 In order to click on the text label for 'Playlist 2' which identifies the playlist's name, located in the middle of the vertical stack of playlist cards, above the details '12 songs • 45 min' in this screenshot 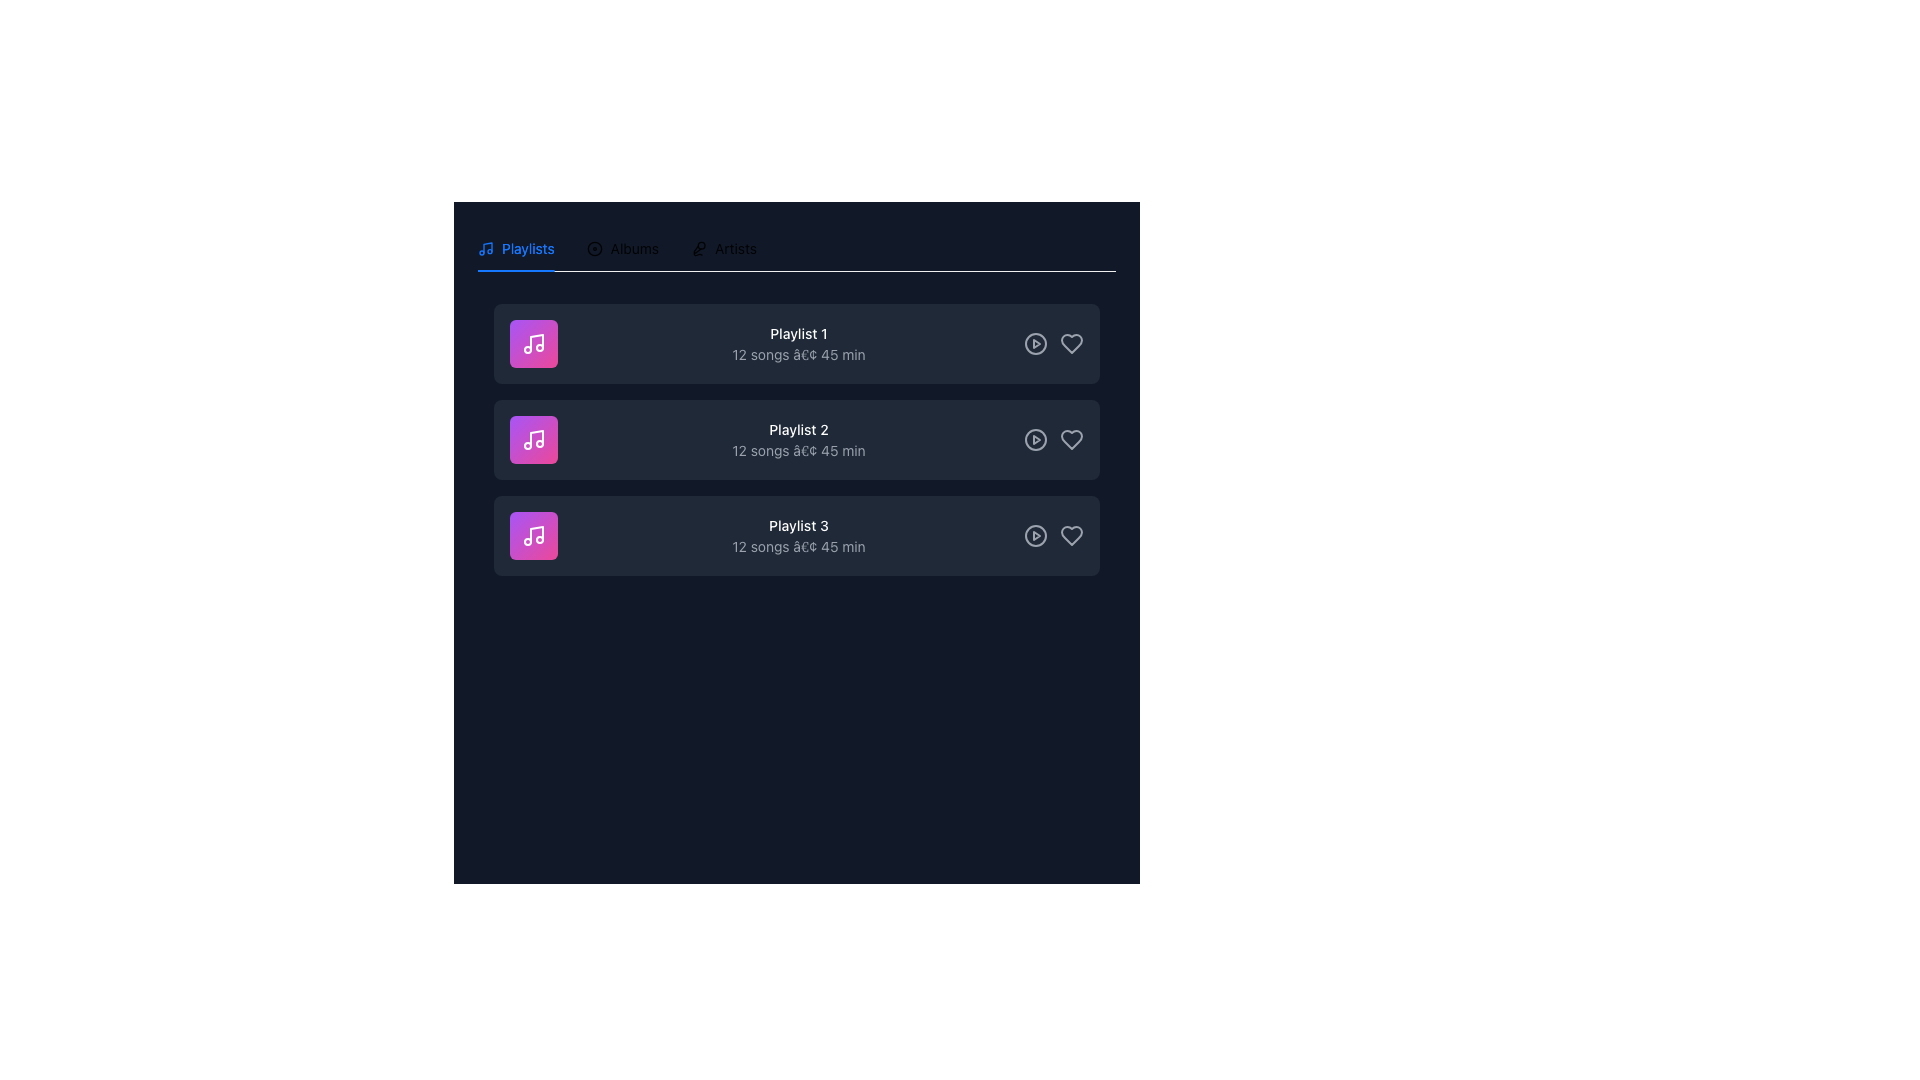, I will do `click(797, 428)`.